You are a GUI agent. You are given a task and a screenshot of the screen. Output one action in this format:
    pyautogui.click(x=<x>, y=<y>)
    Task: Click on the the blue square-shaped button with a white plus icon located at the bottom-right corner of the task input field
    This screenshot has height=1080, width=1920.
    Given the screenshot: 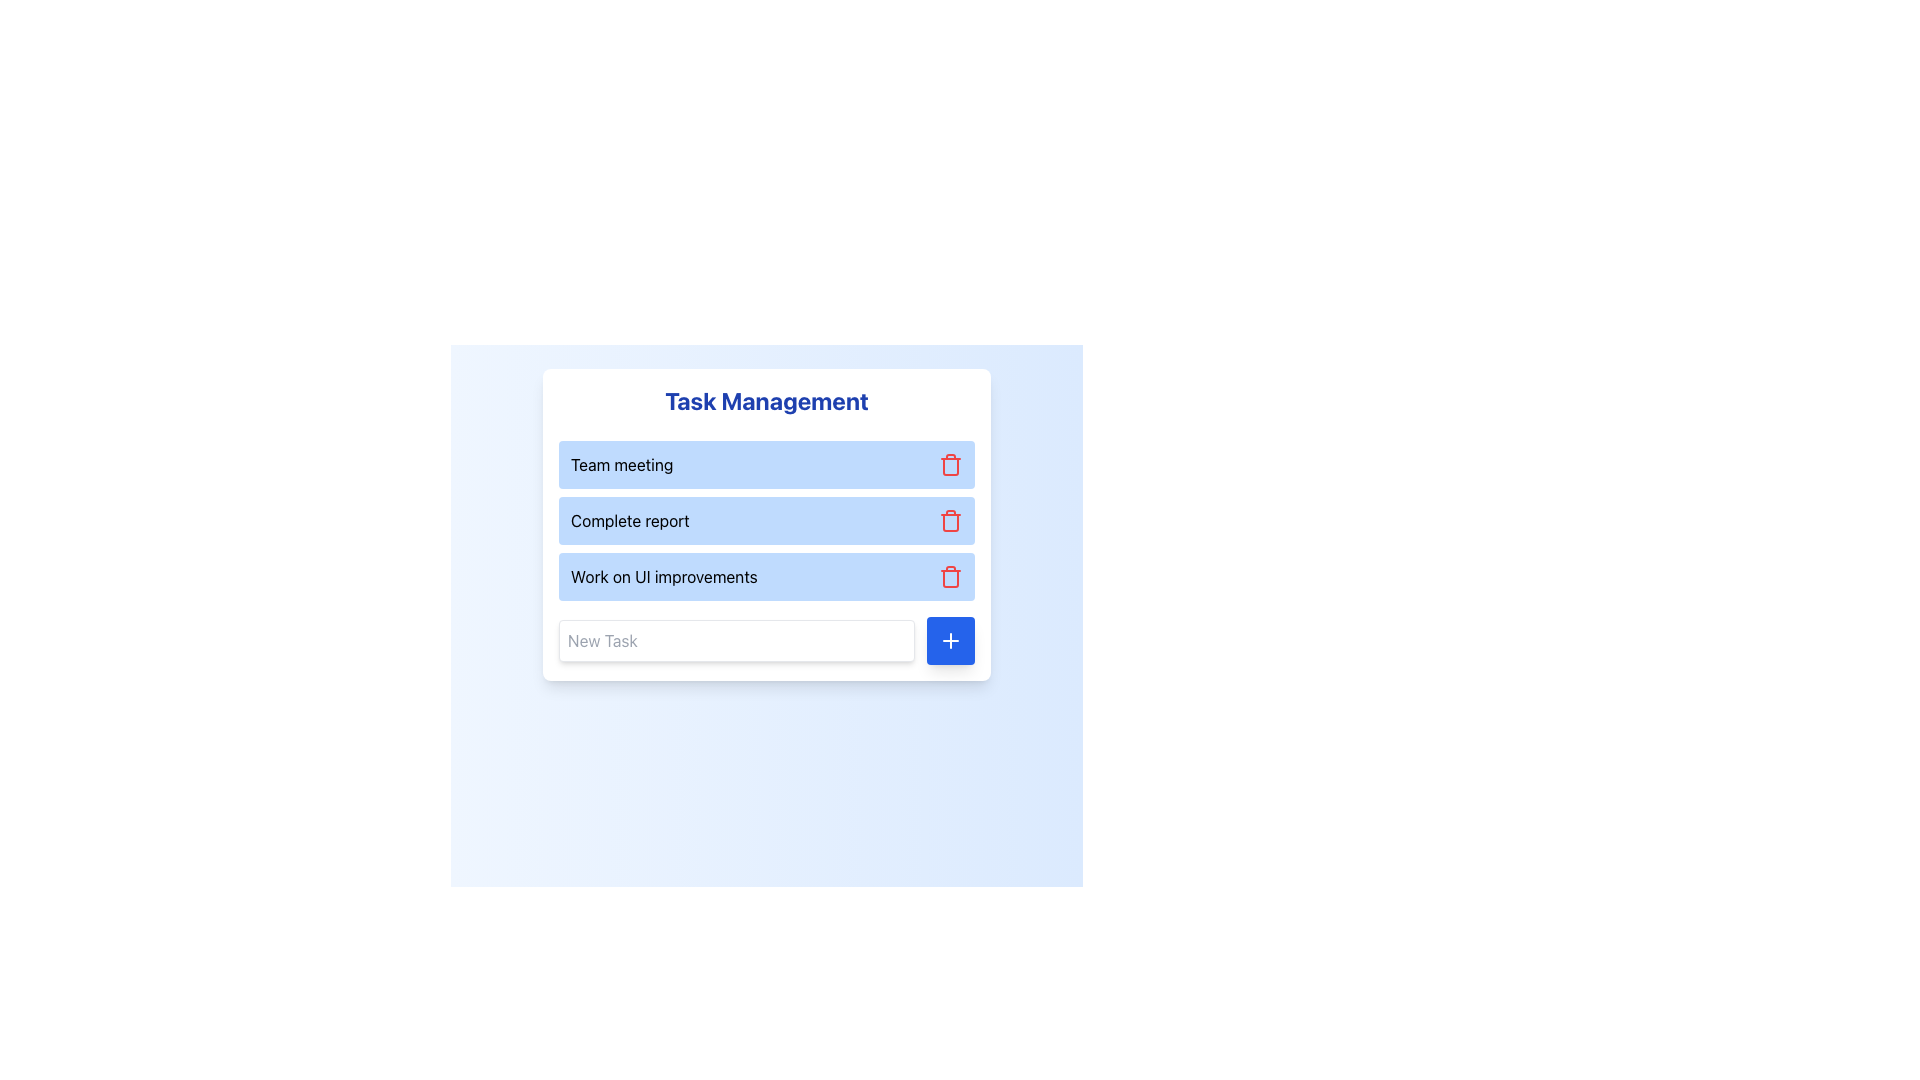 What is the action you would take?
    pyautogui.click(x=949, y=640)
    